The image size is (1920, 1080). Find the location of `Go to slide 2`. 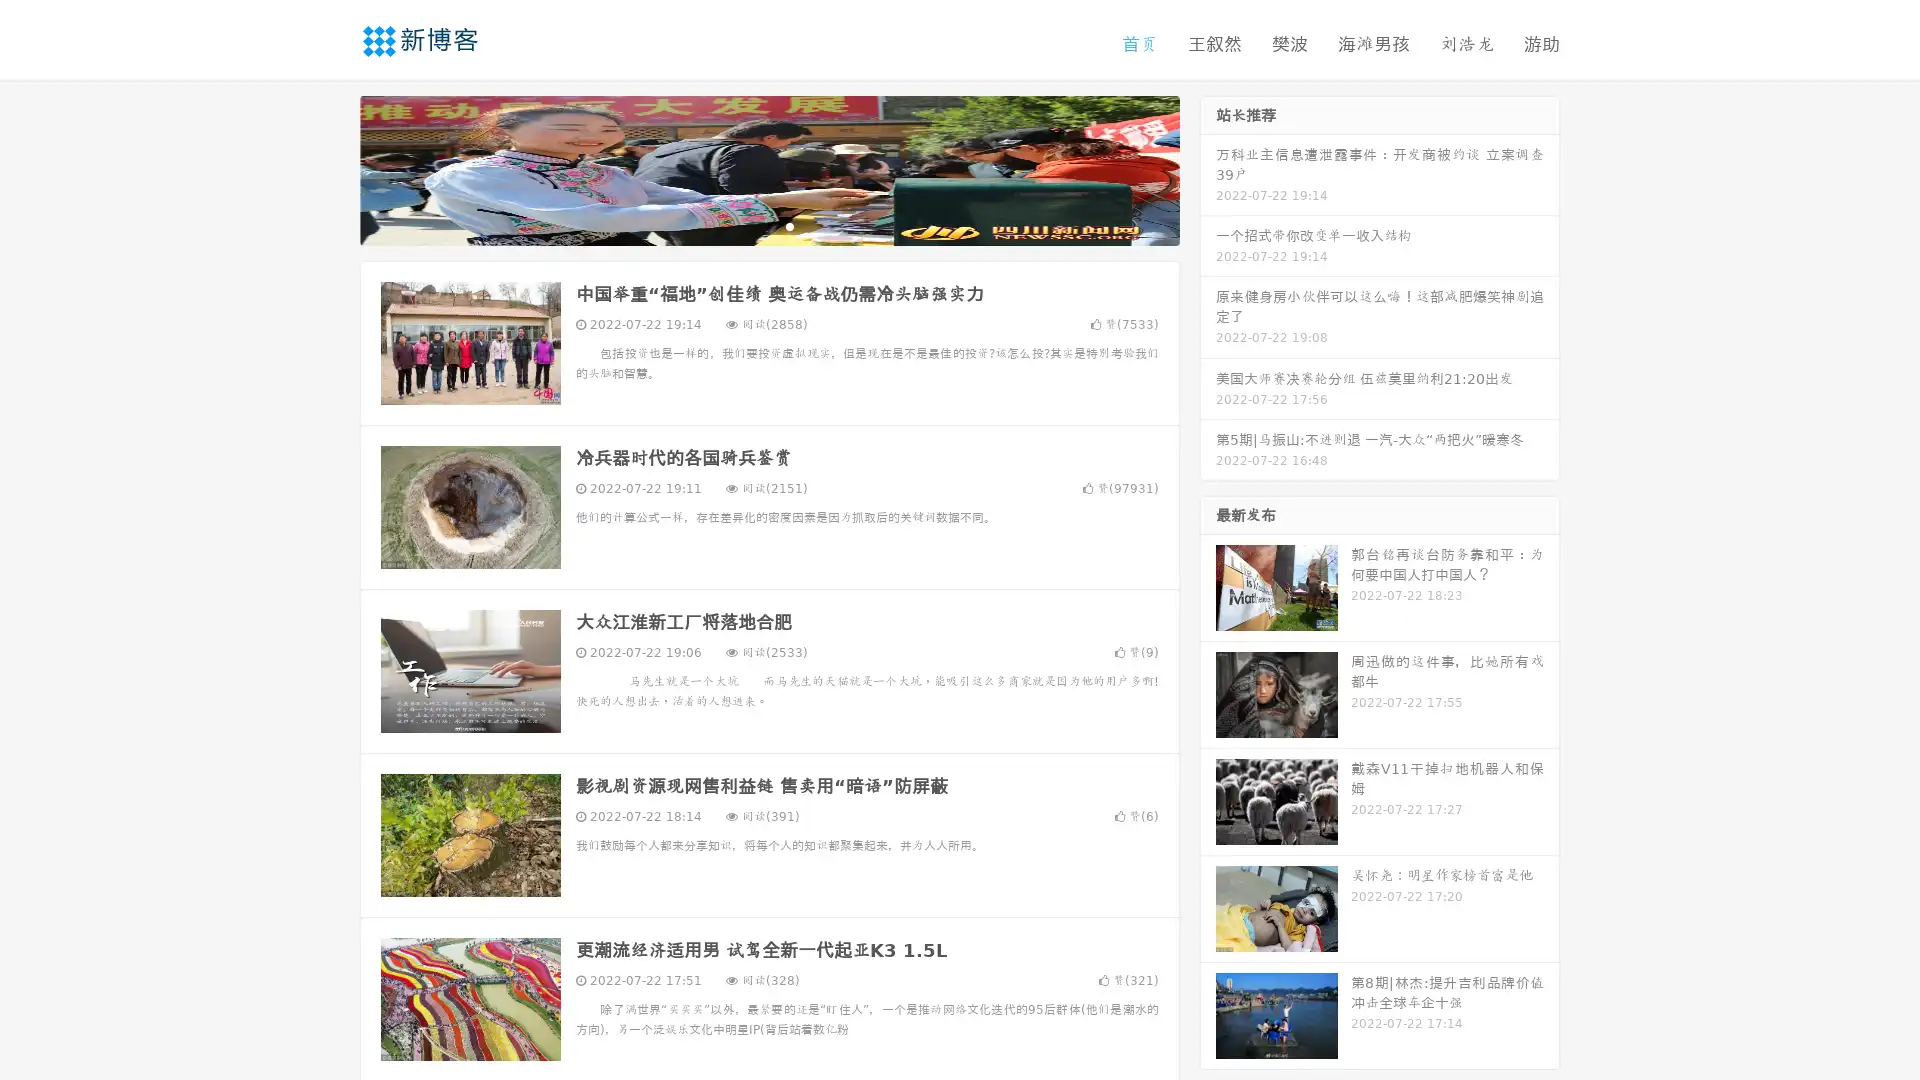

Go to slide 2 is located at coordinates (768, 225).